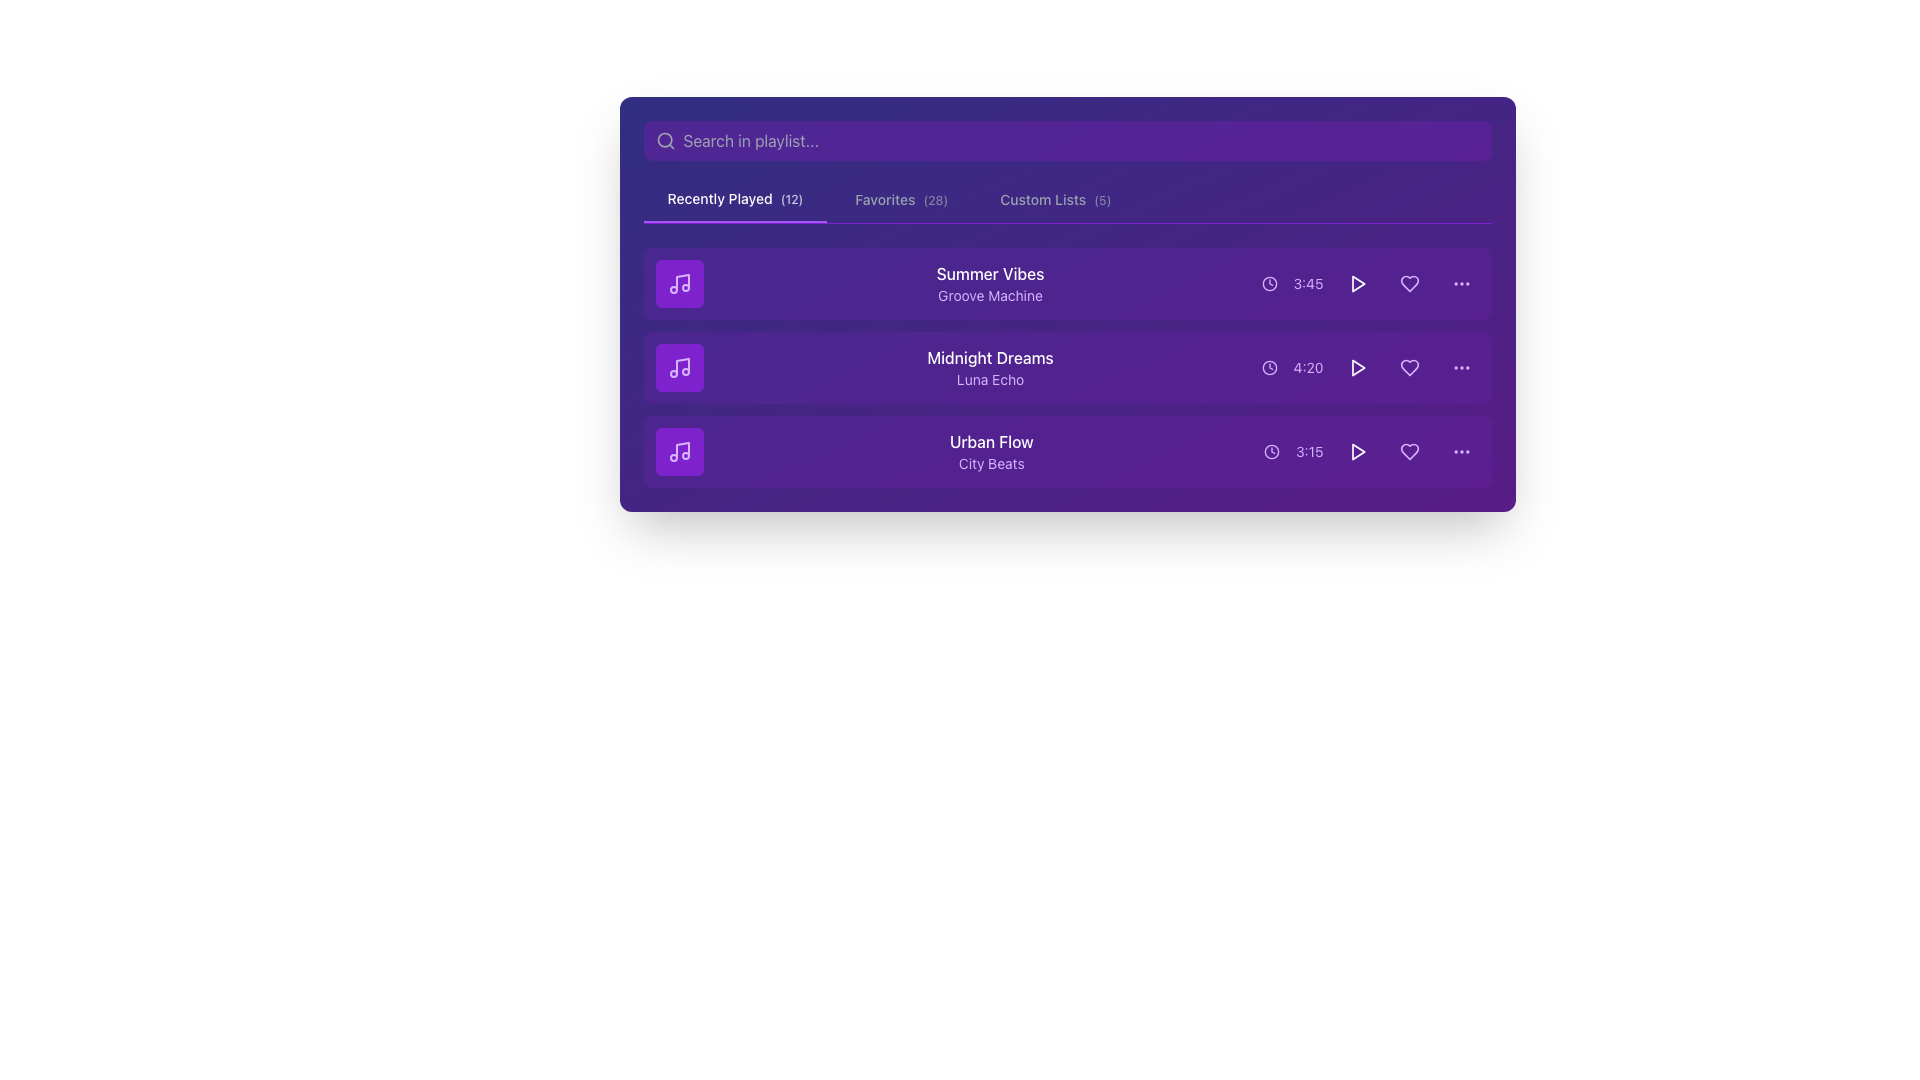  Describe the element at coordinates (1408, 451) in the screenshot. I see `the favorite or like icon button located within the third track item of the playlist, aligned to the right near the play and duration controls` at that location.